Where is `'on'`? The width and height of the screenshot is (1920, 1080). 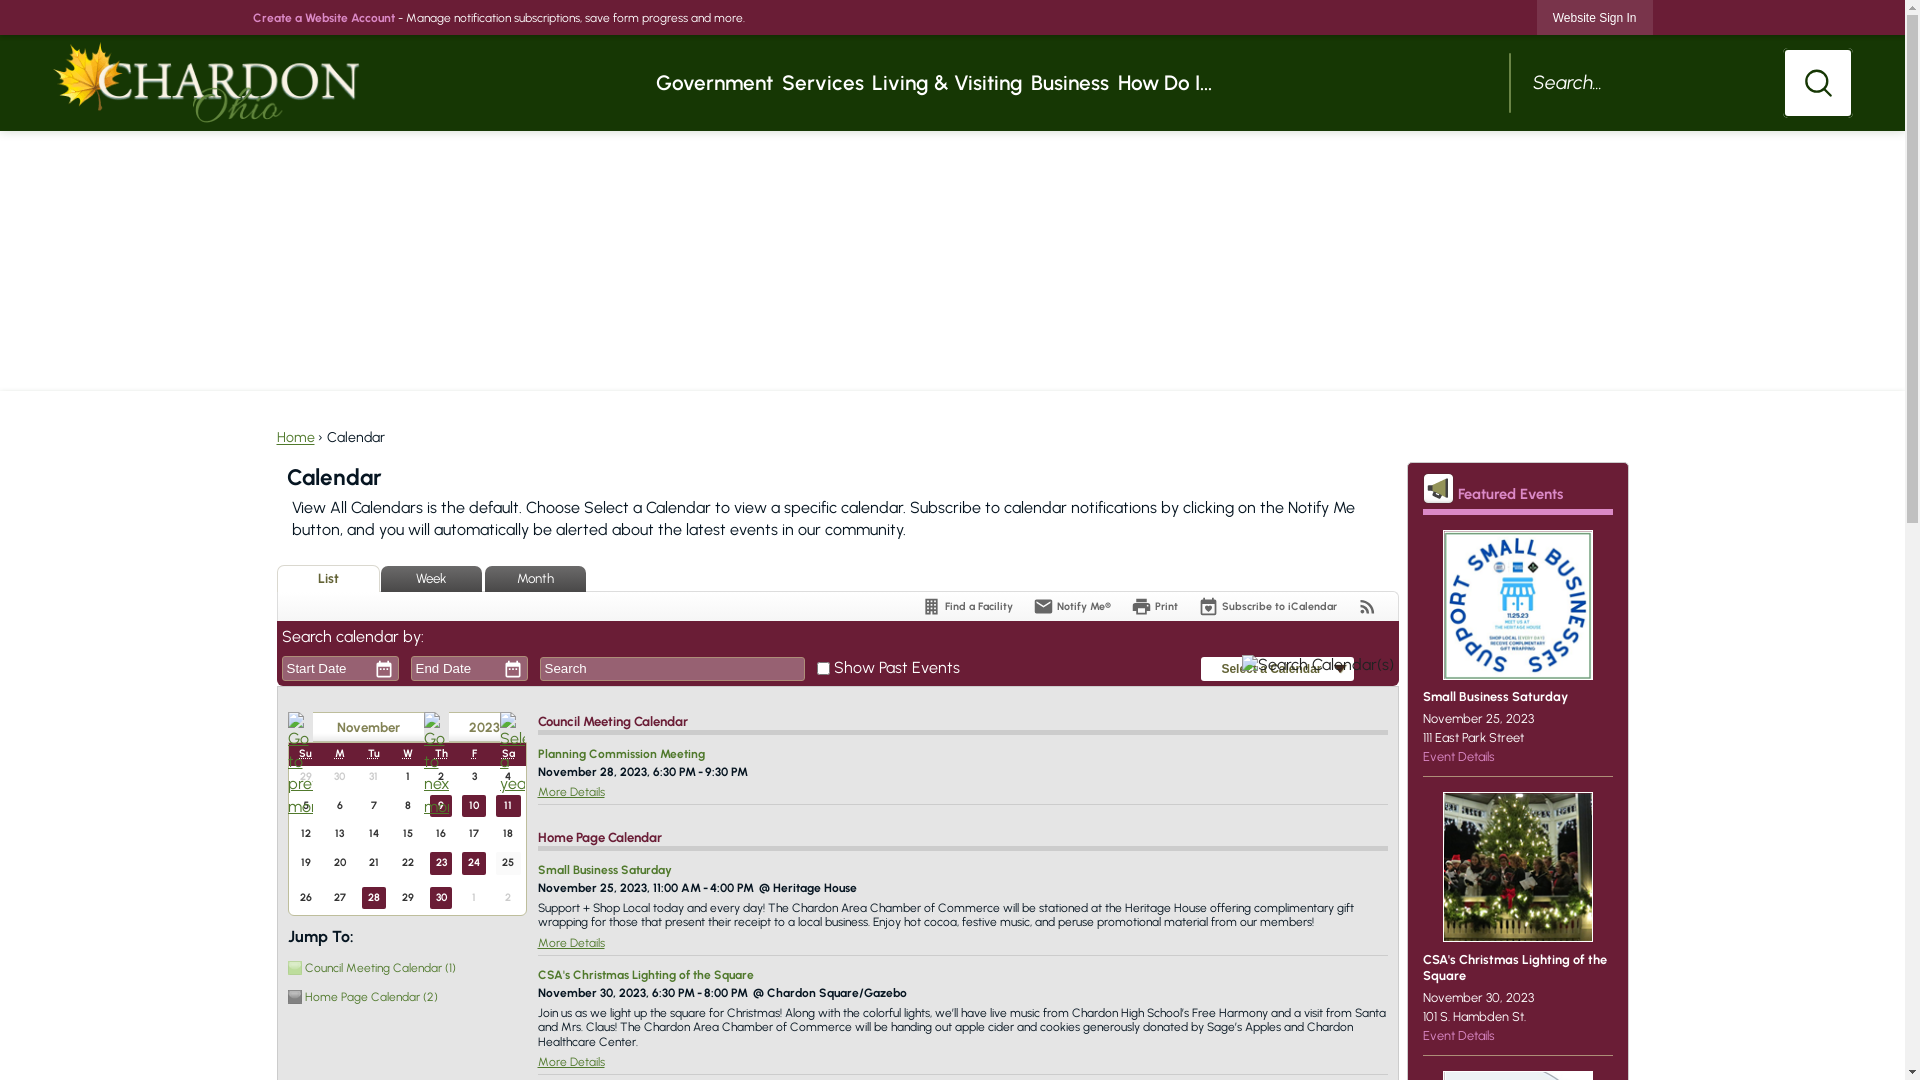
'on' is located at coordinates (823, 668).